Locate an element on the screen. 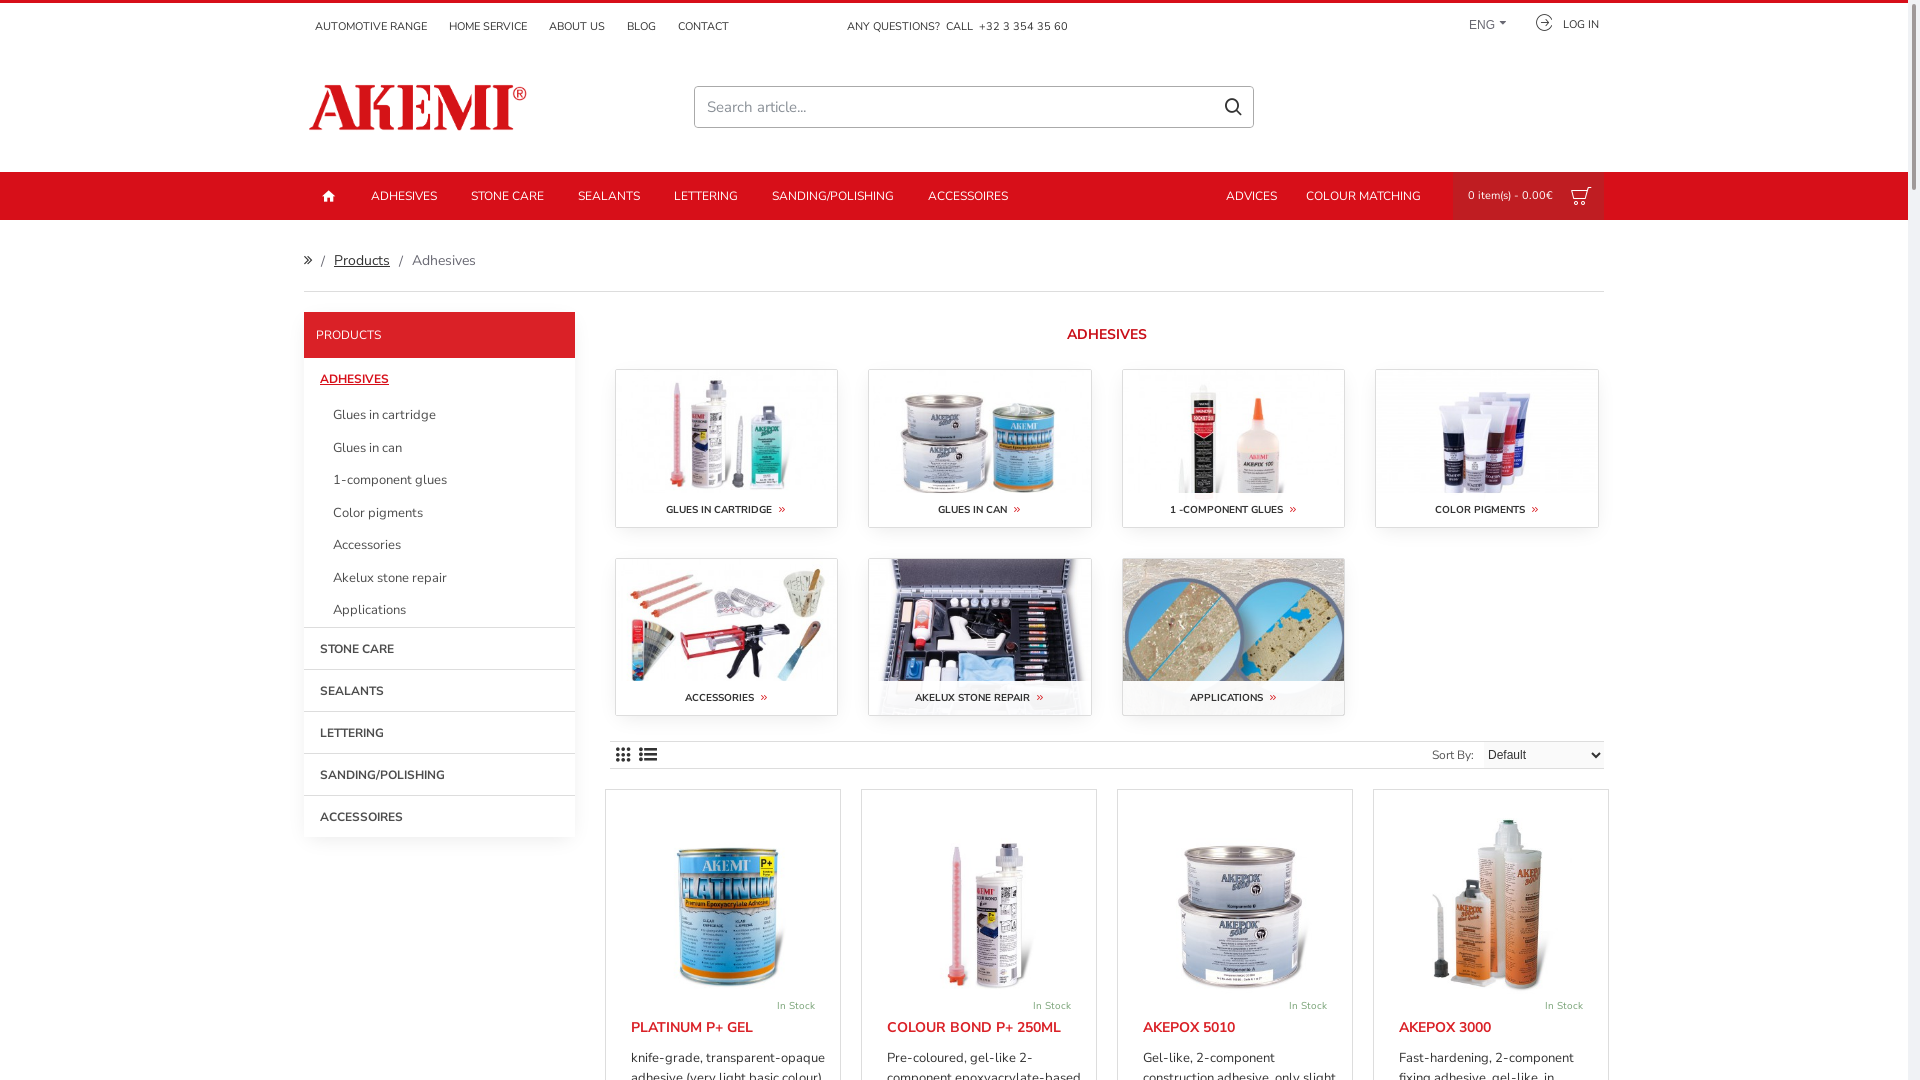 The height and width of the screenshot is (1080, 1920). 'ABOUT US' is located at coordinates (537, 27).